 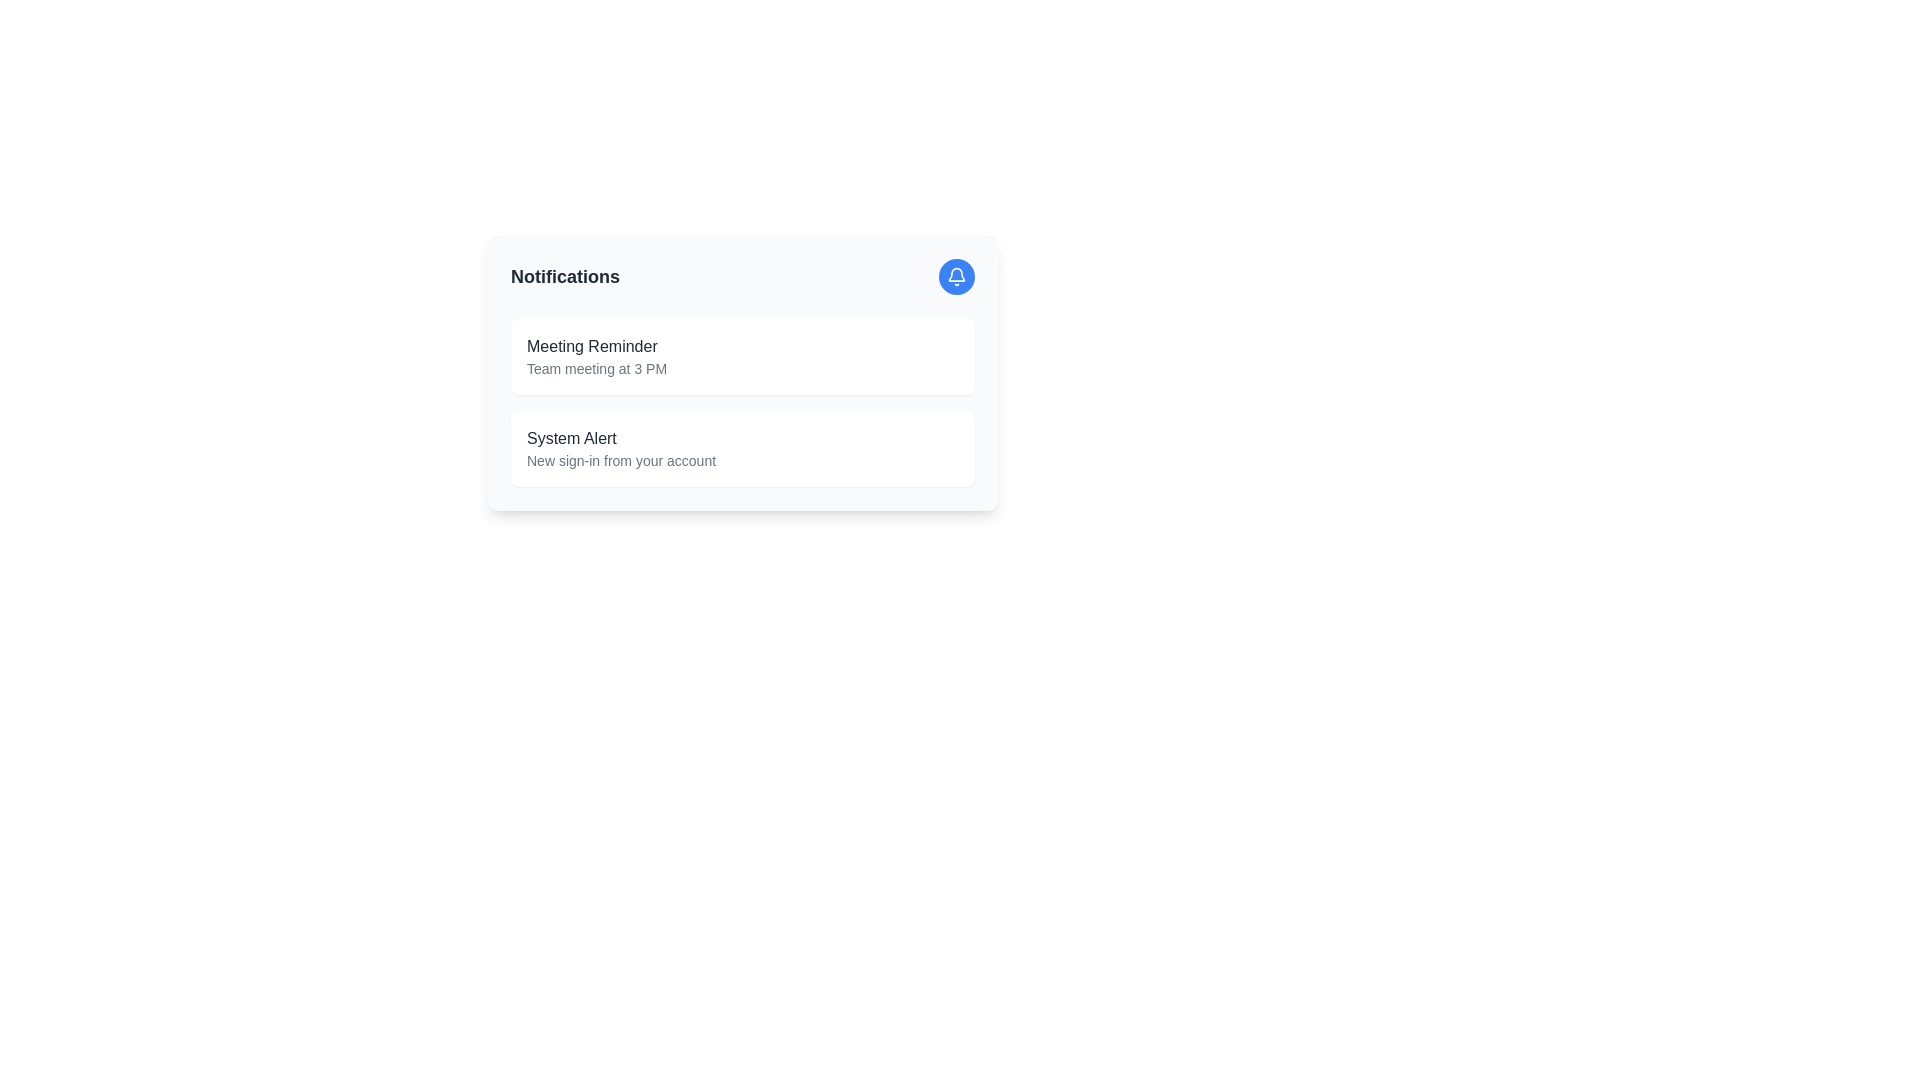 I want to click on informational text label providing details for the meeting scheduled at 3 PM, located beneath the 'Meeting Reminder' text, so click(x=596, y=369).